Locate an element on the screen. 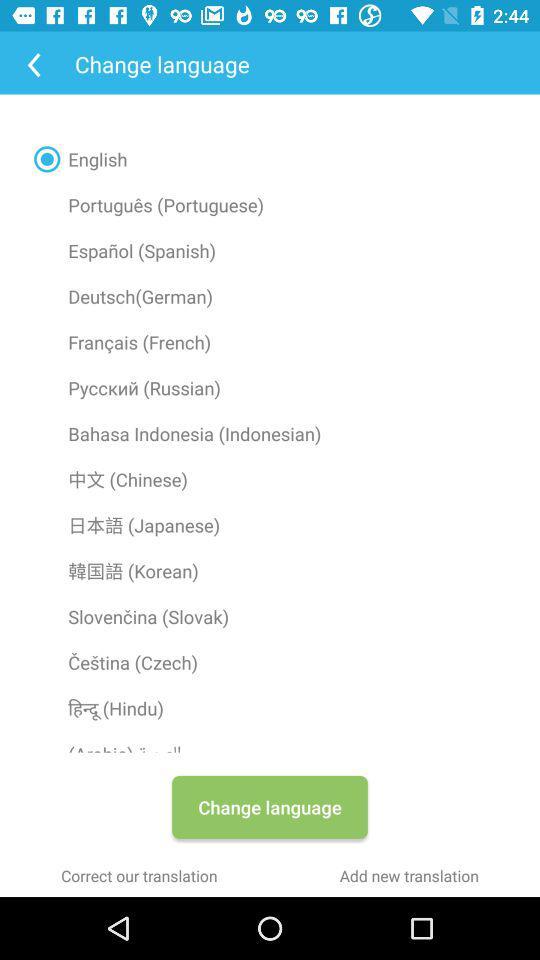  radio button above the deutsch(german) icon is located at coordinates (270, 249).